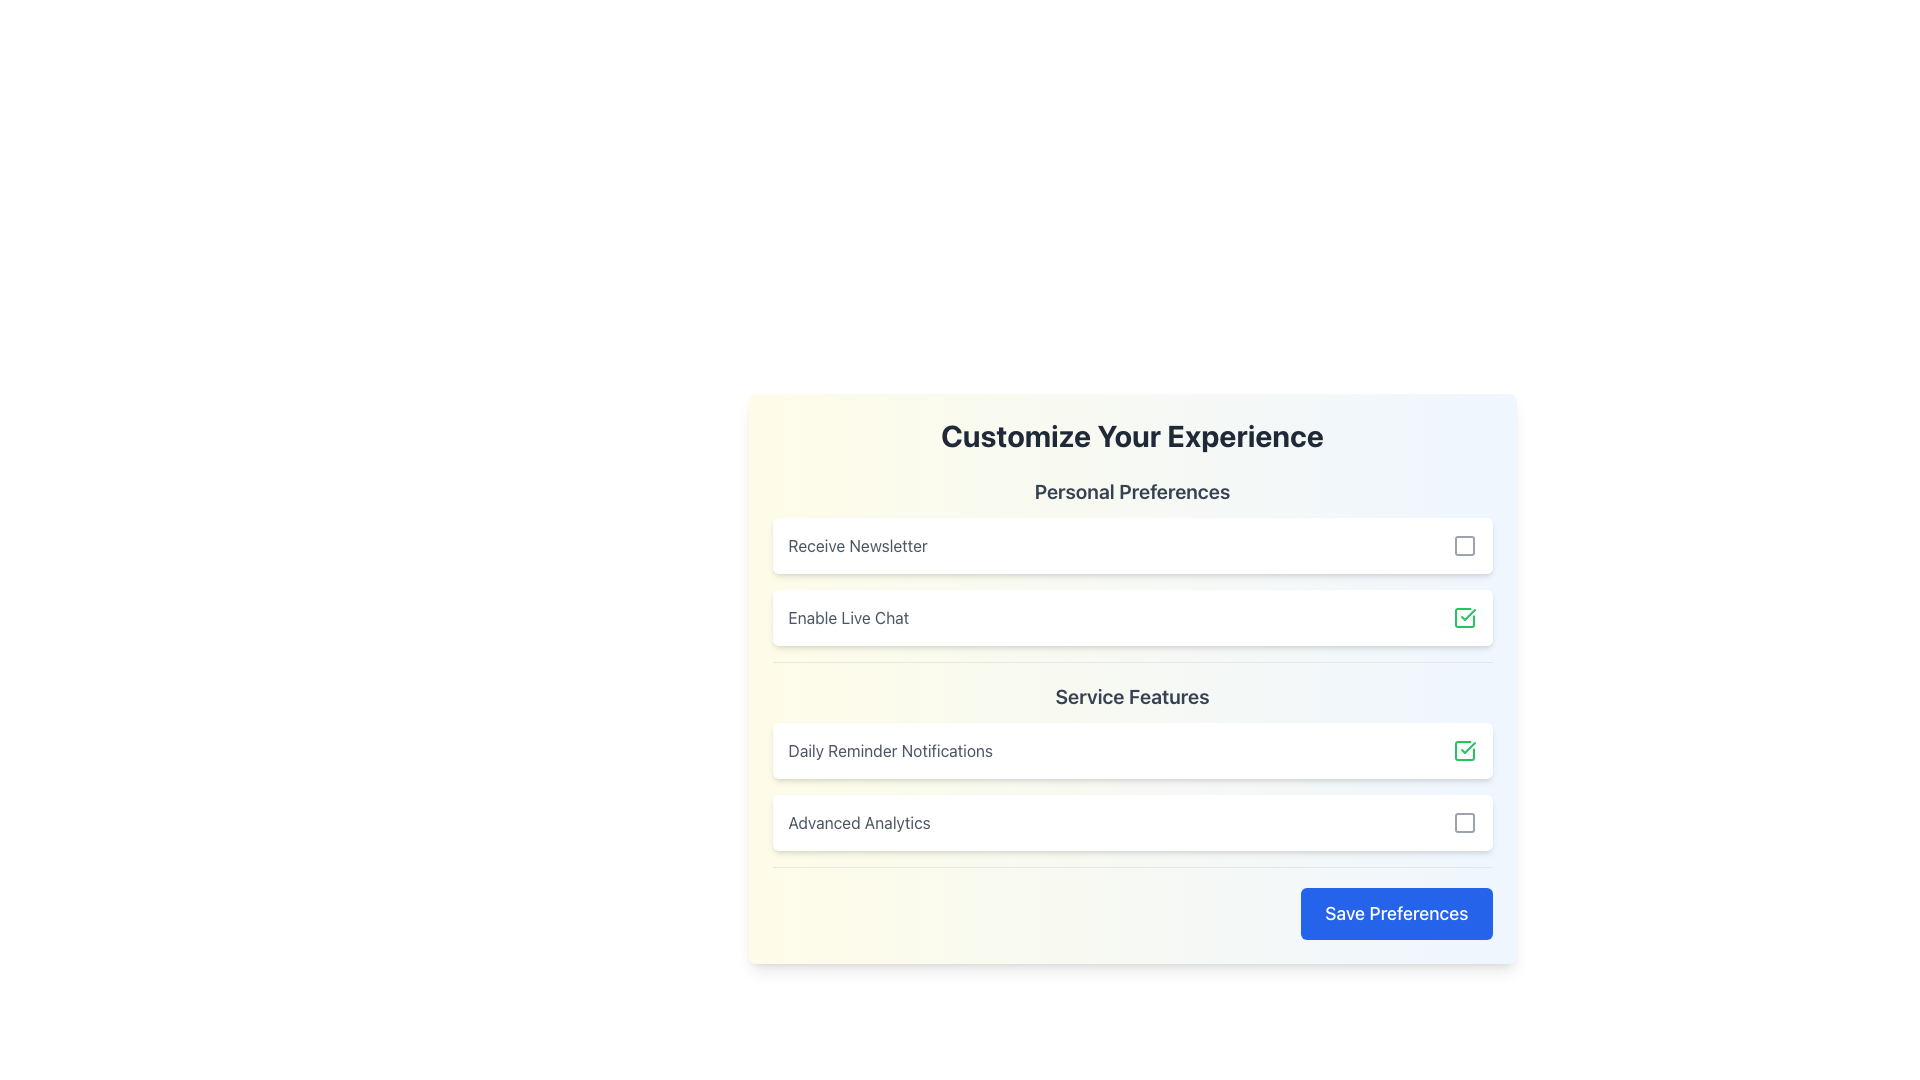 This screenshot has width=1920, height=1080. What do you see at coordinates (1132, 696) in the screenshot?
I see `the Text Label that serves as a header for the 'Service Features' section, positioned above the list of service feature items` at bounding box center [1132, 696].